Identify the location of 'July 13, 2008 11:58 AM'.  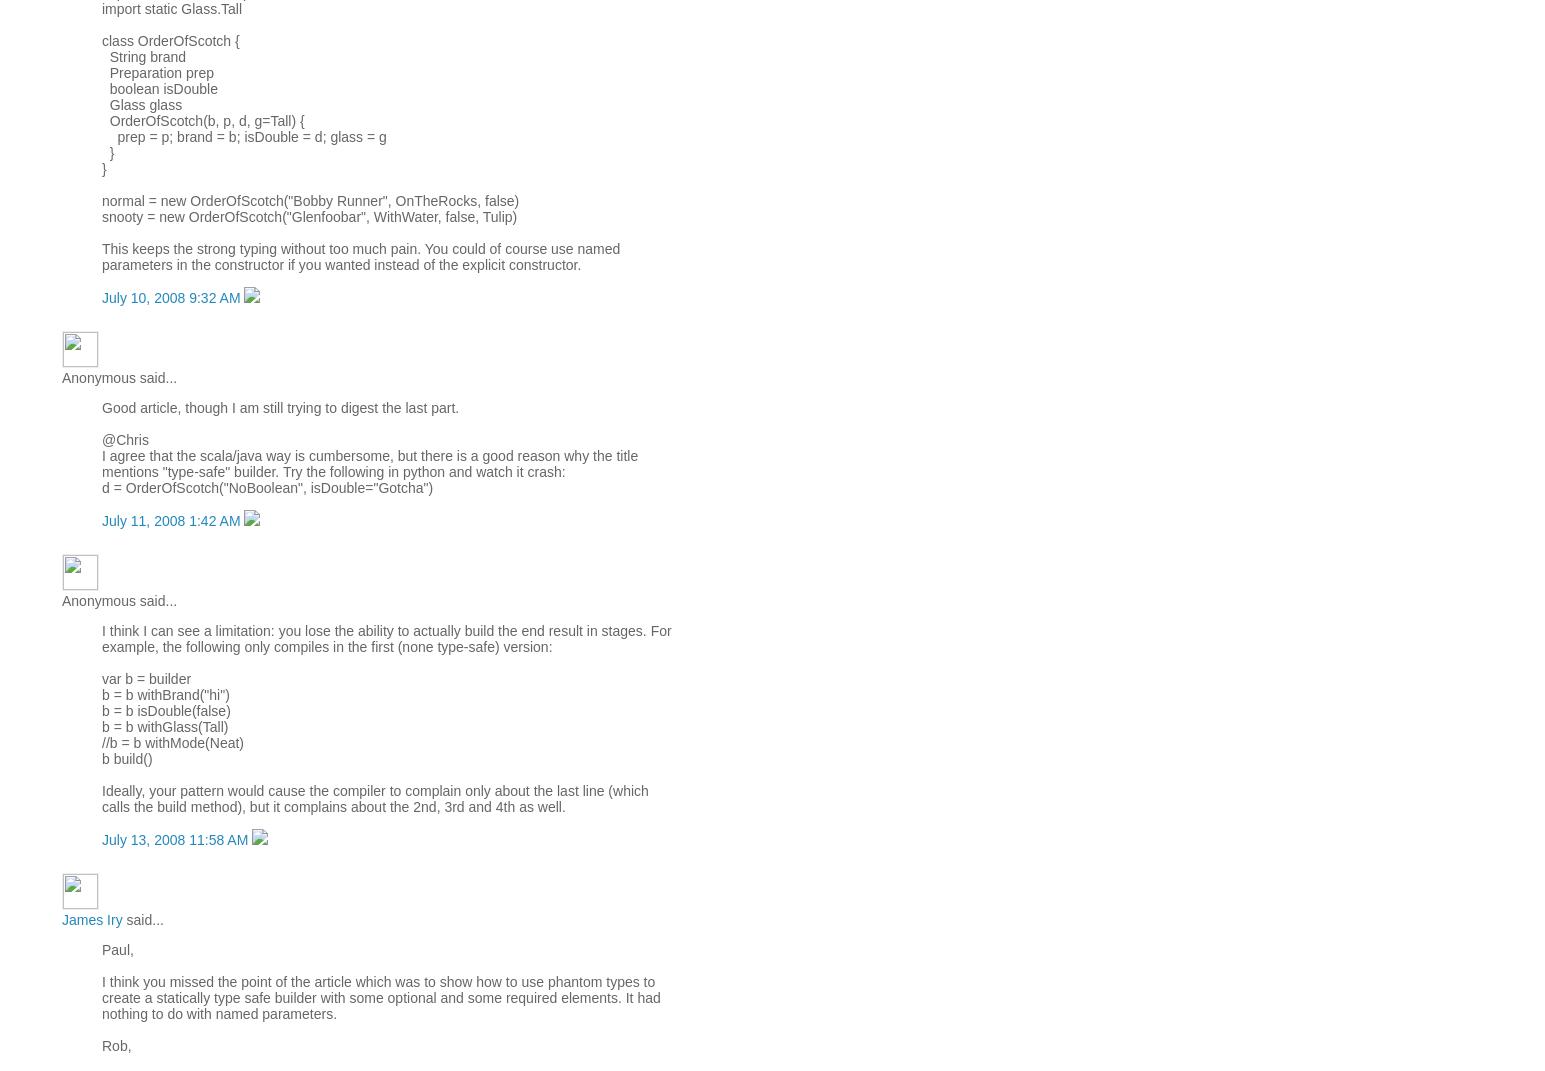
(177, 838).